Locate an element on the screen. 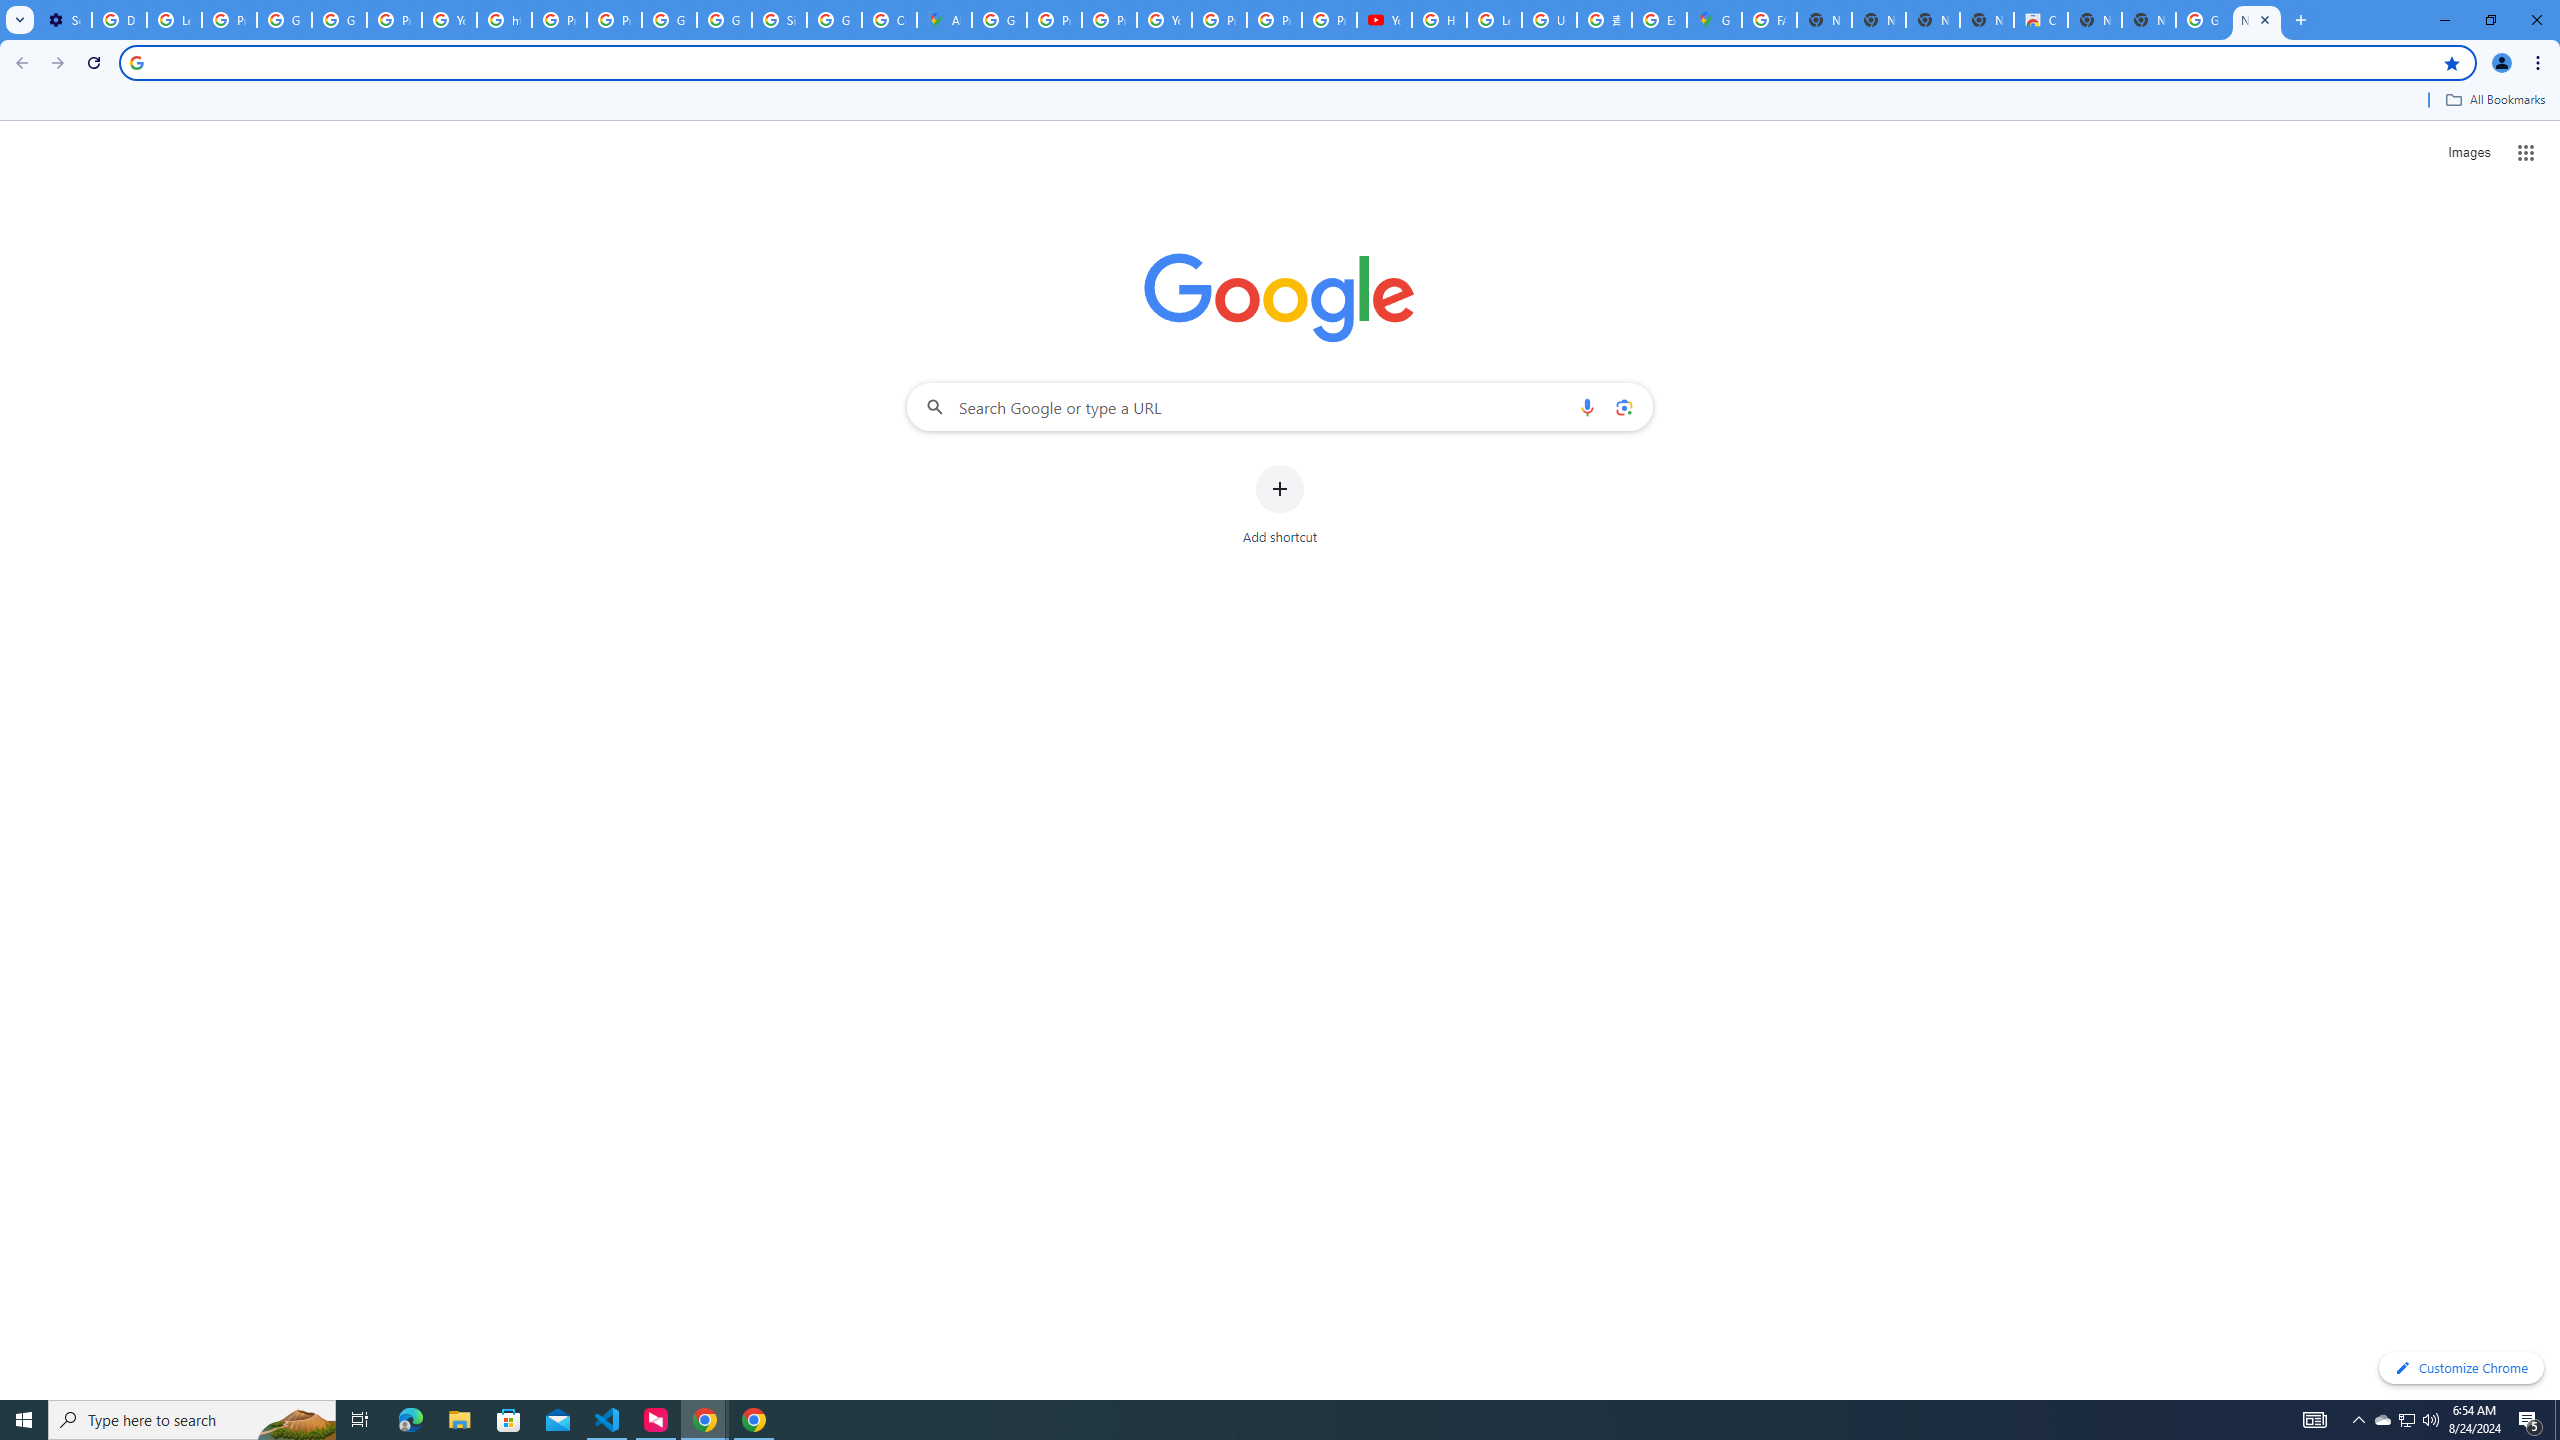 This screenshot has width=2560, height=1440. 'How Chrome protects your passwords - Google Chrome Help' is located at coordinates (1439, 19).